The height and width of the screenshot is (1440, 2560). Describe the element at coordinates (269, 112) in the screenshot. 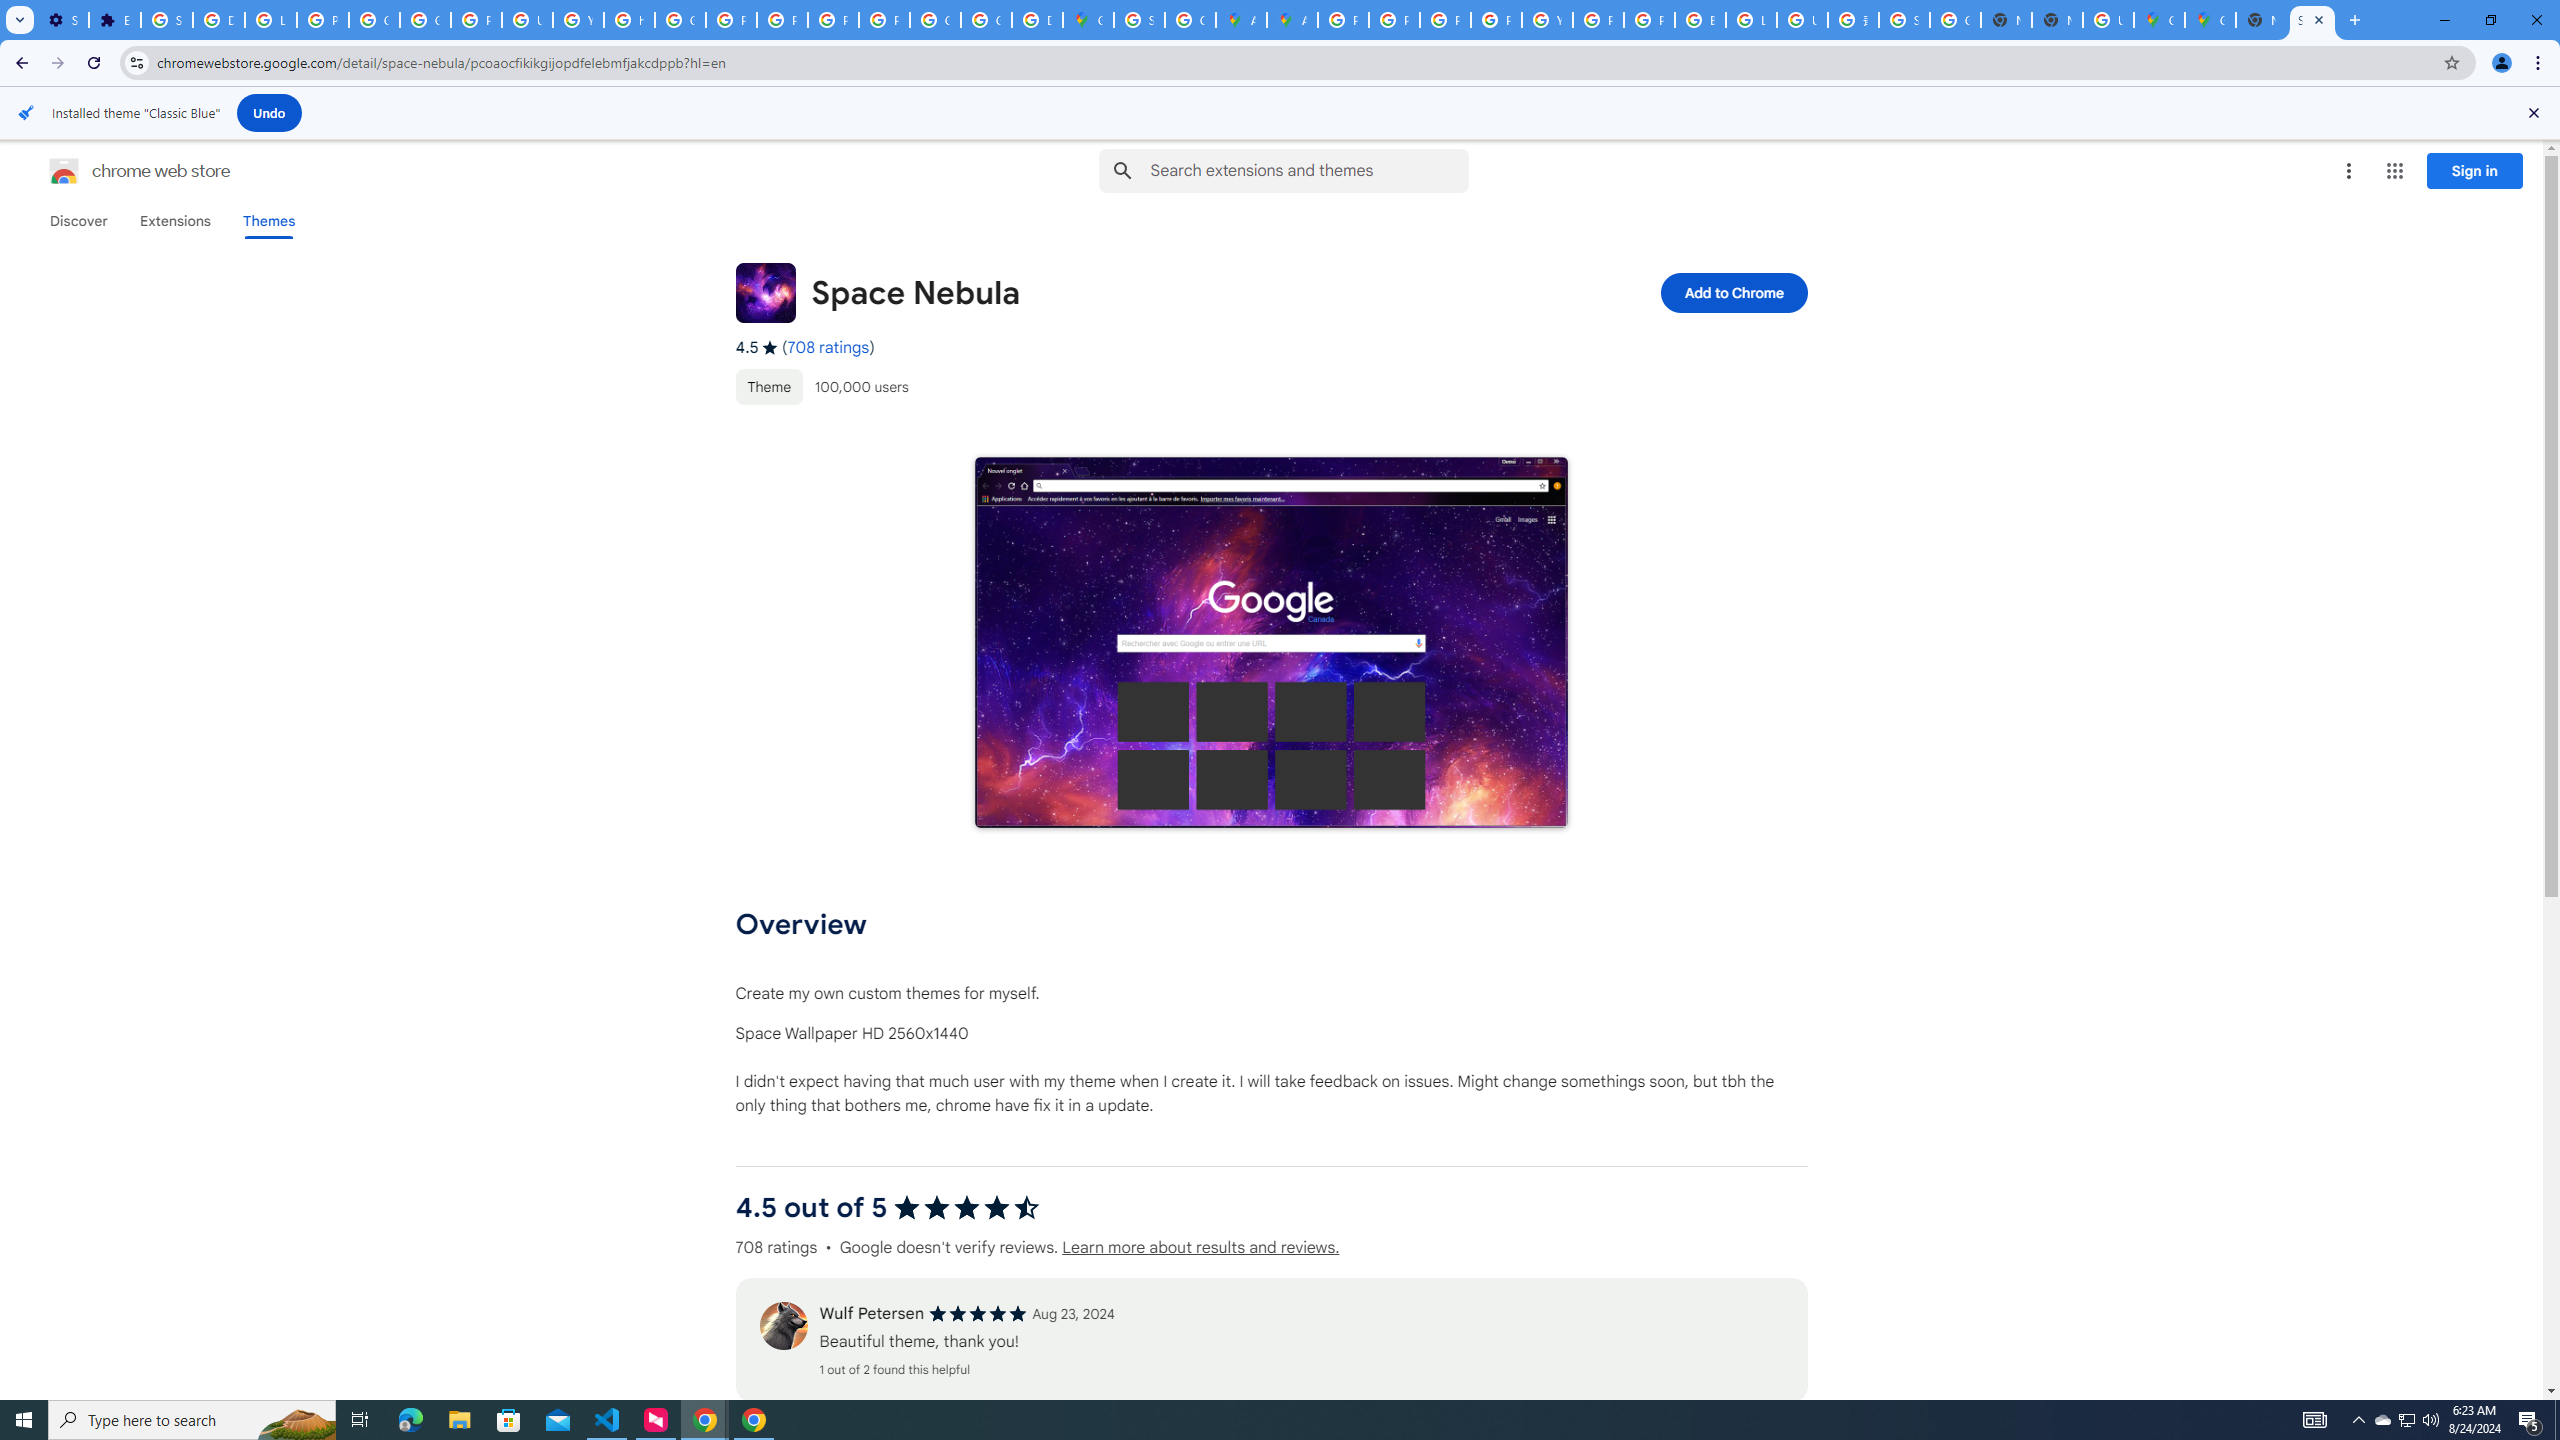

I see `'Undo'` at that location.